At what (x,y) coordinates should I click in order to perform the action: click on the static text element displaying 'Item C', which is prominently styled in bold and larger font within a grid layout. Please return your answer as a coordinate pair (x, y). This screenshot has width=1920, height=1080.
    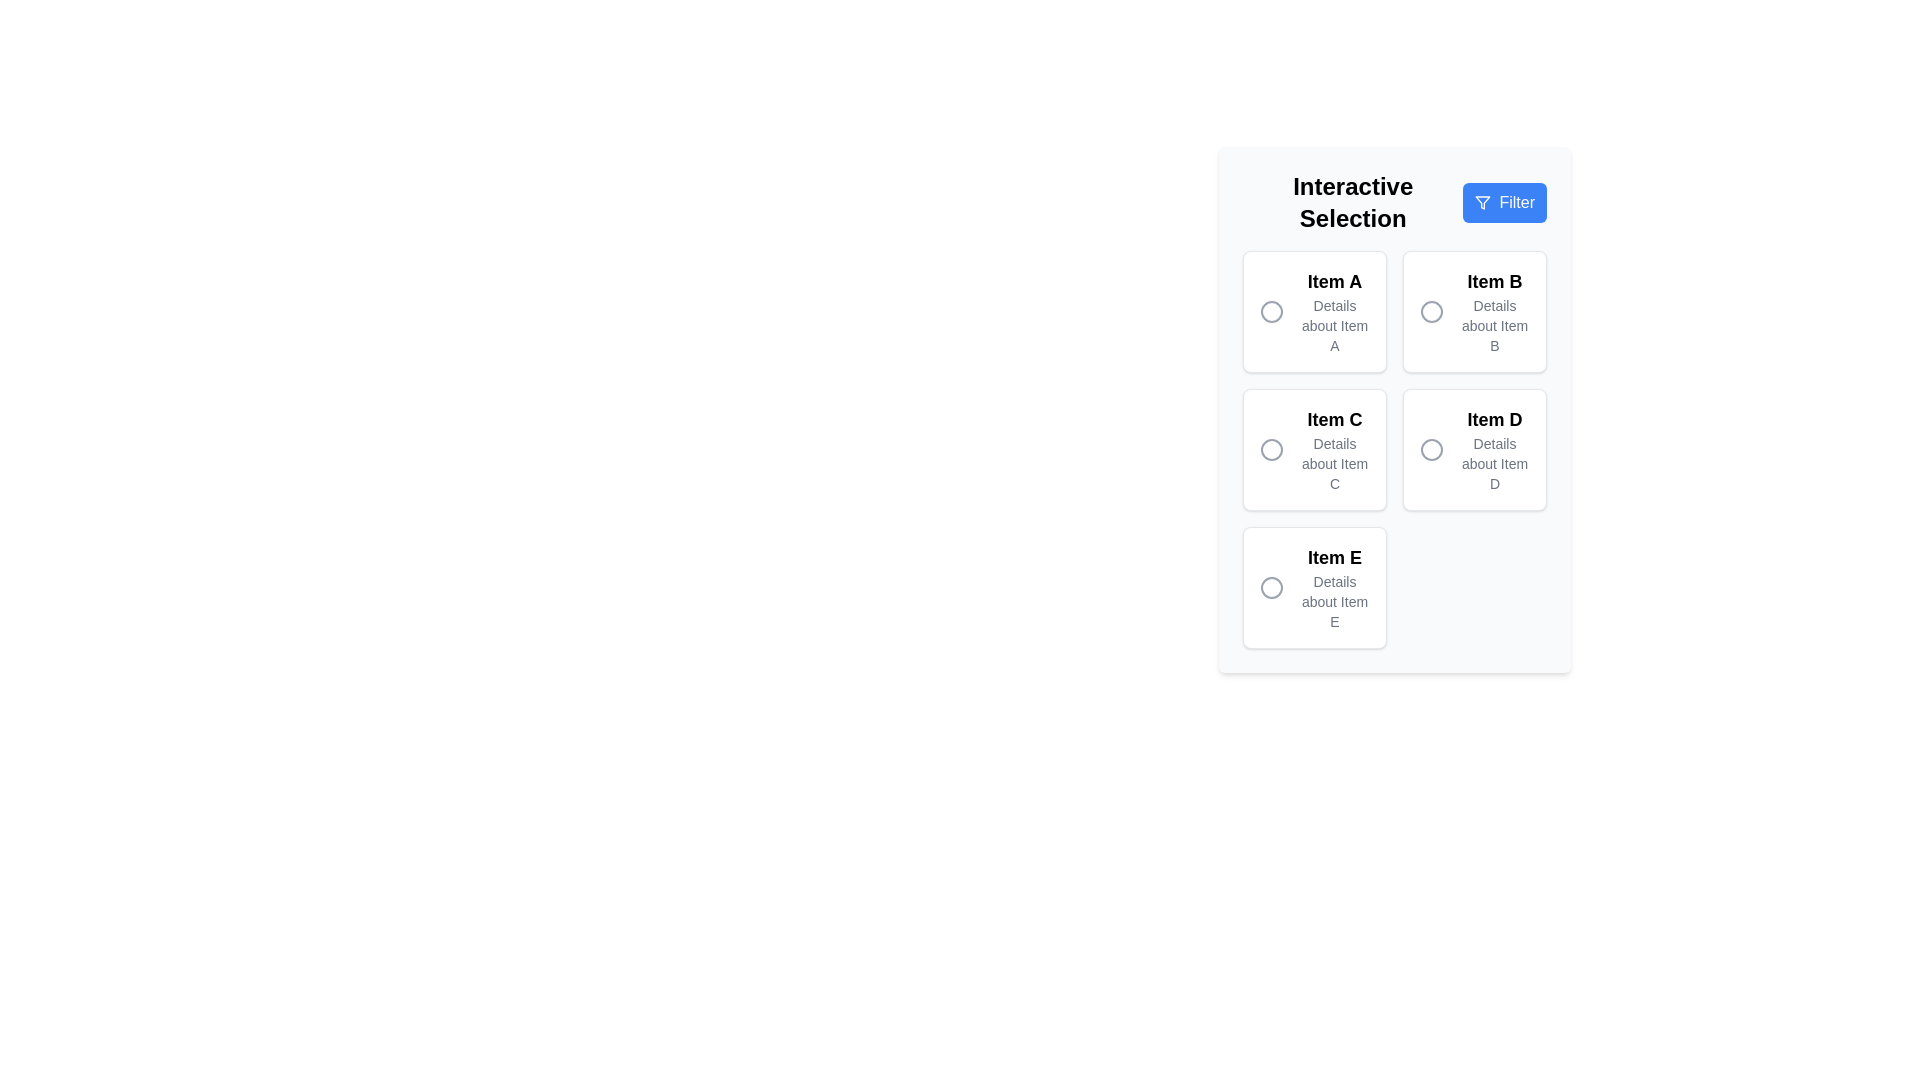
    Looking at the image, I should click on (1334, 419).